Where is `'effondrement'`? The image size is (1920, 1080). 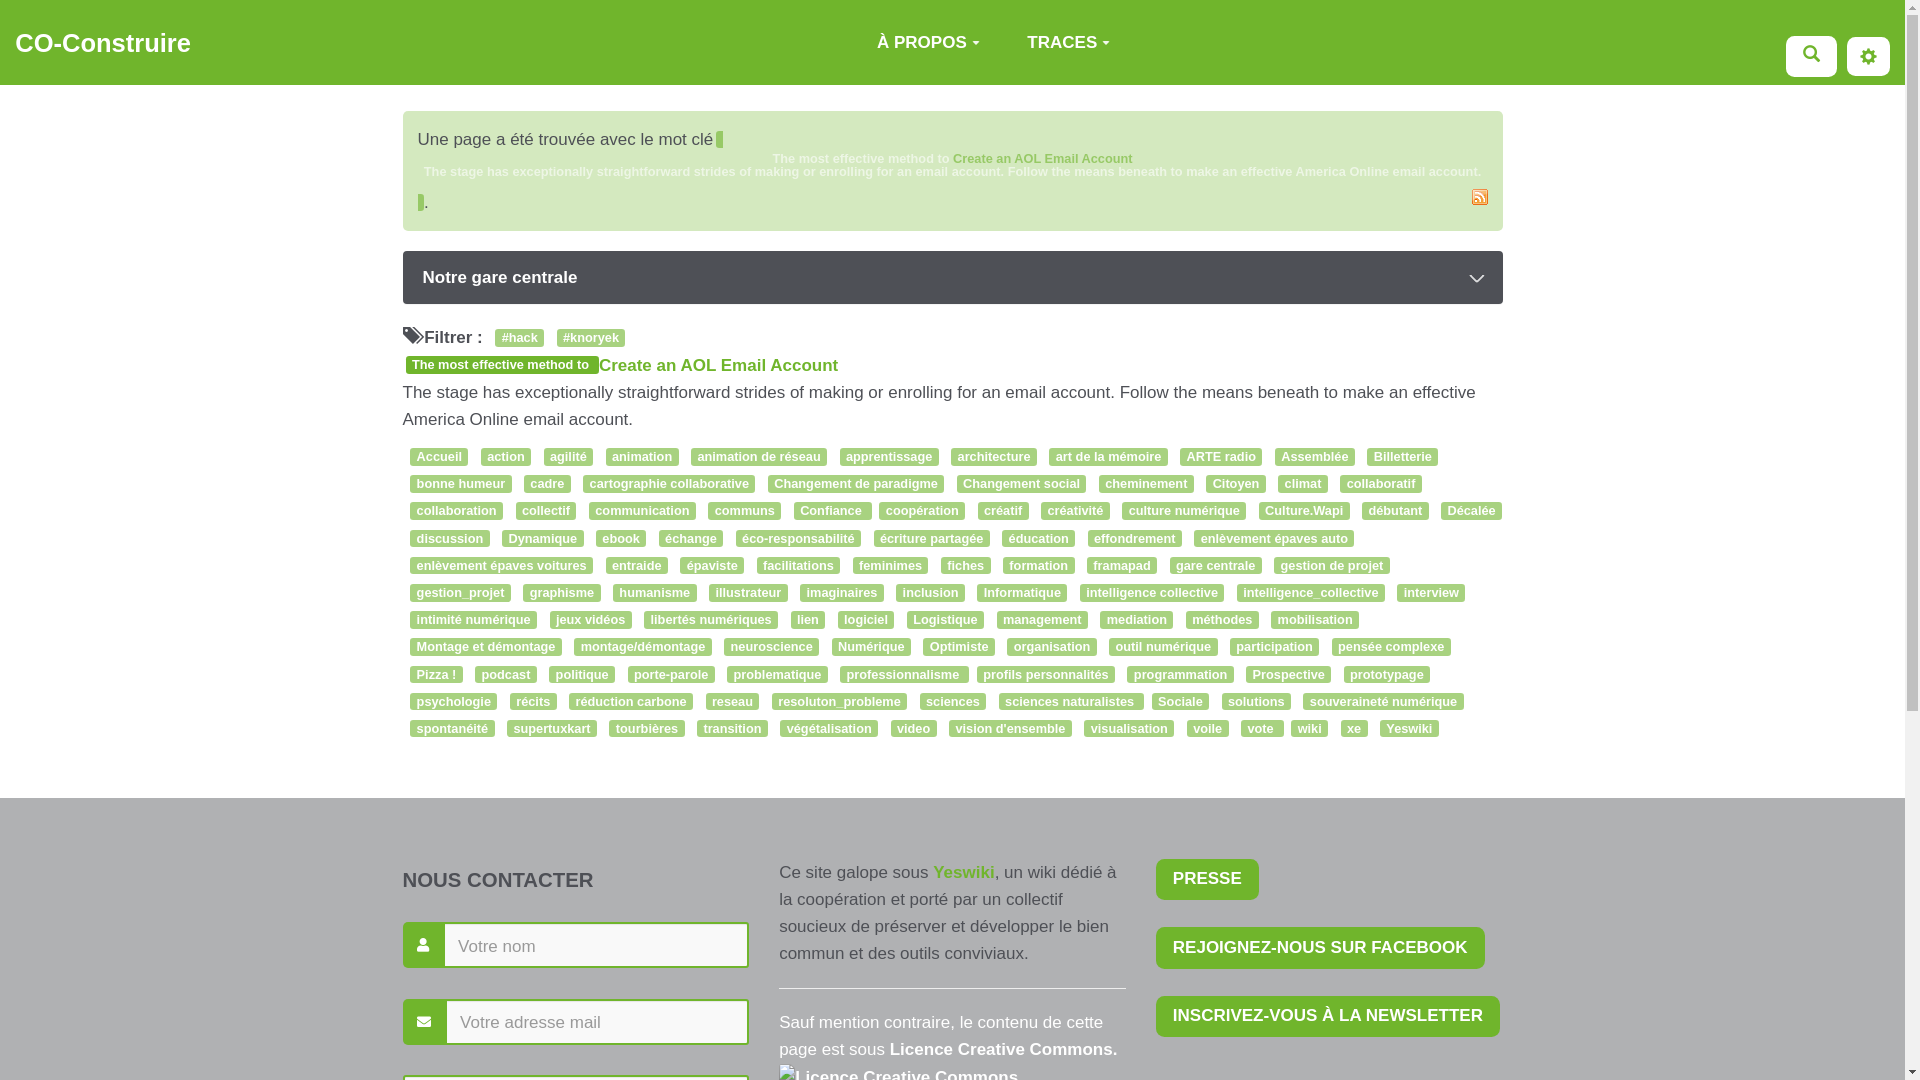
'effondrement' is located at coordinates (1134, 538).